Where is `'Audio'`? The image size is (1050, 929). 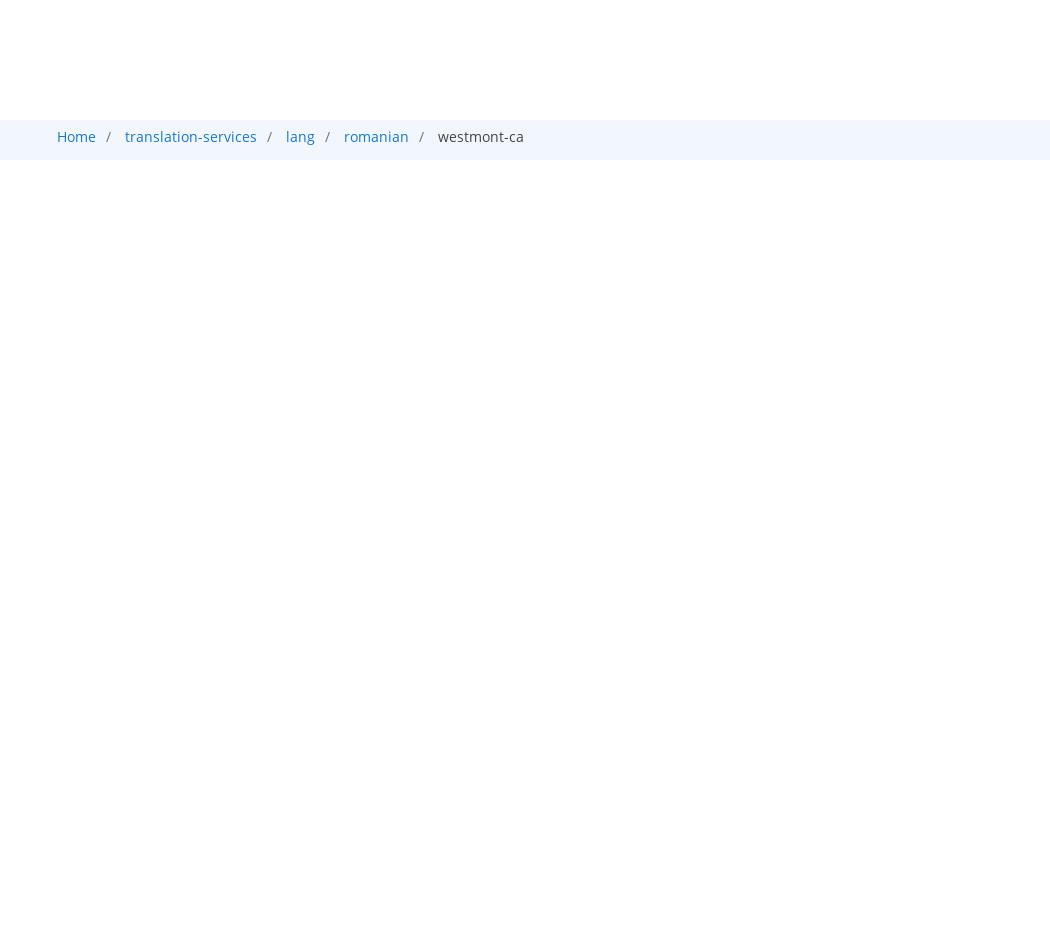 'Audio' is located at coordinates (400, 176).